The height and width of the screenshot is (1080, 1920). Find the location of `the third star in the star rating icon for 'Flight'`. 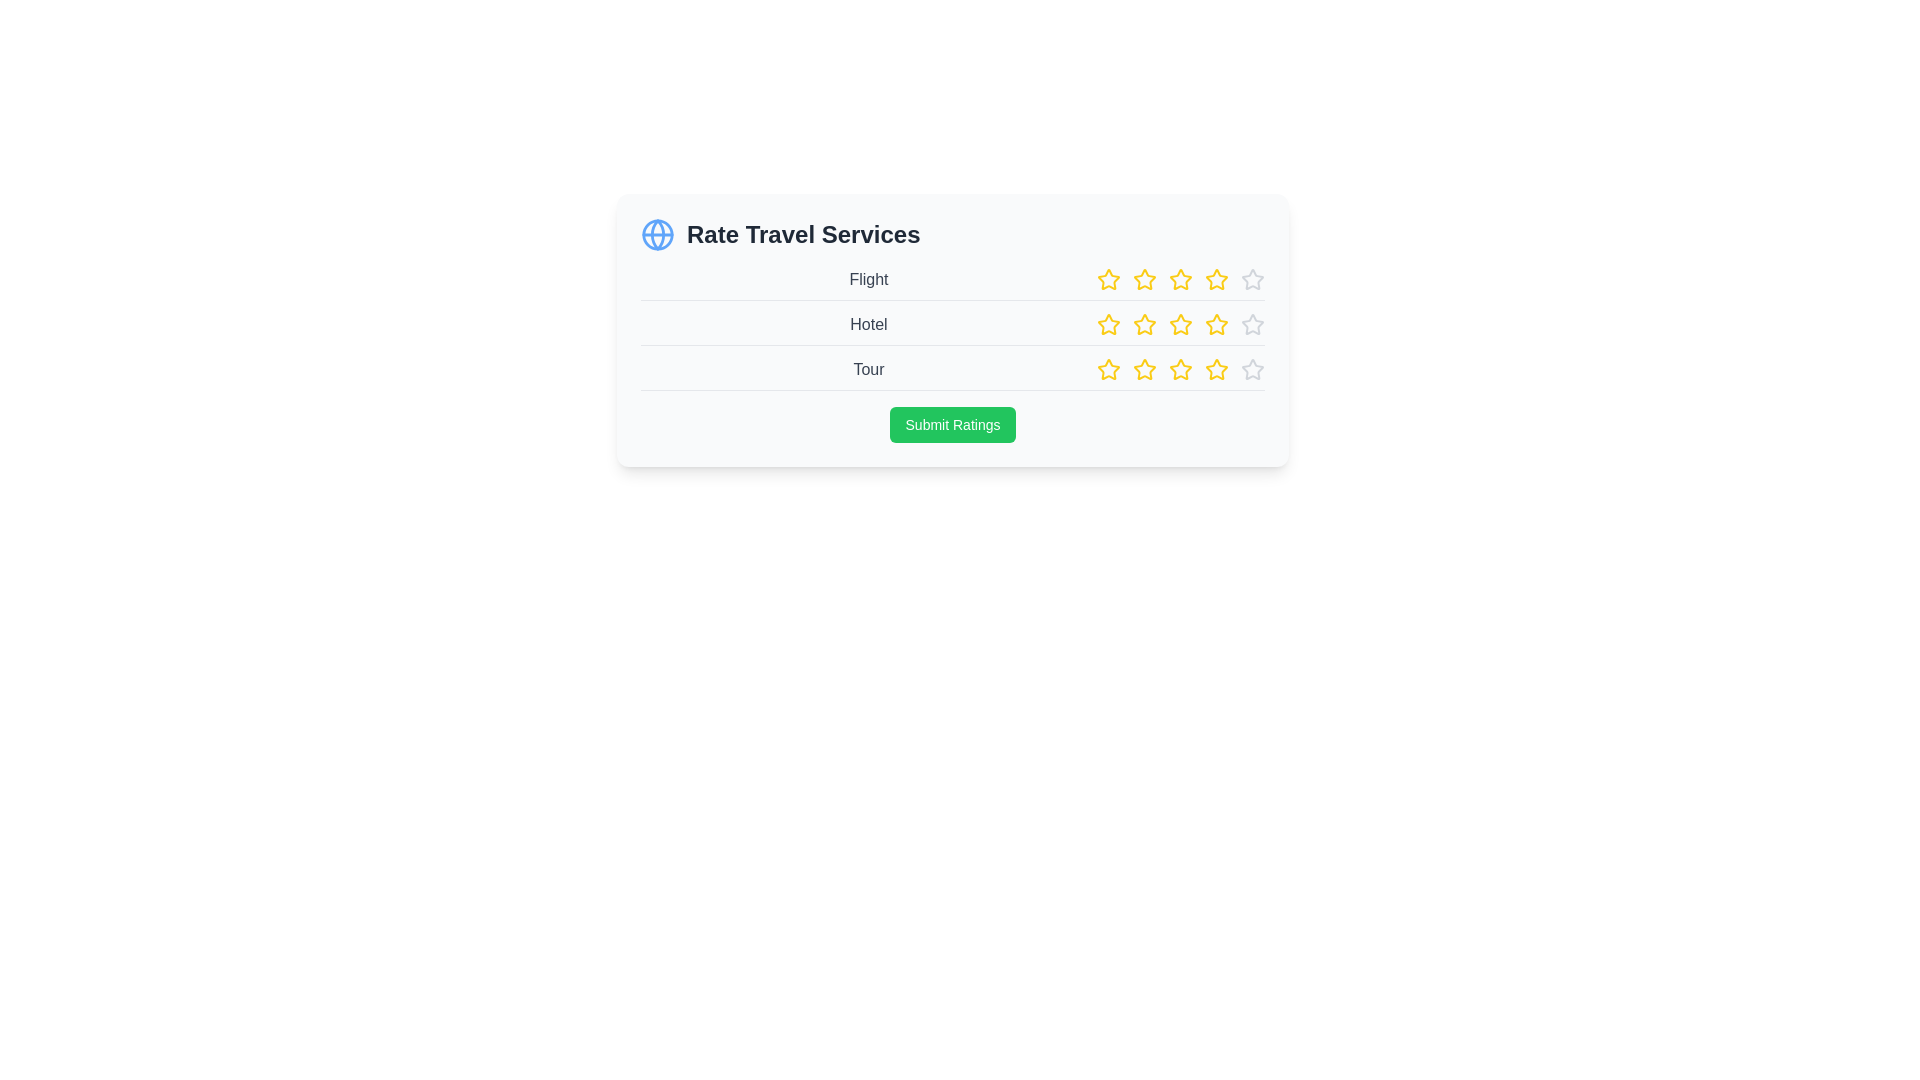

the third star in the star rating icon for 'Flight' is located at coordinates (1145, 280).